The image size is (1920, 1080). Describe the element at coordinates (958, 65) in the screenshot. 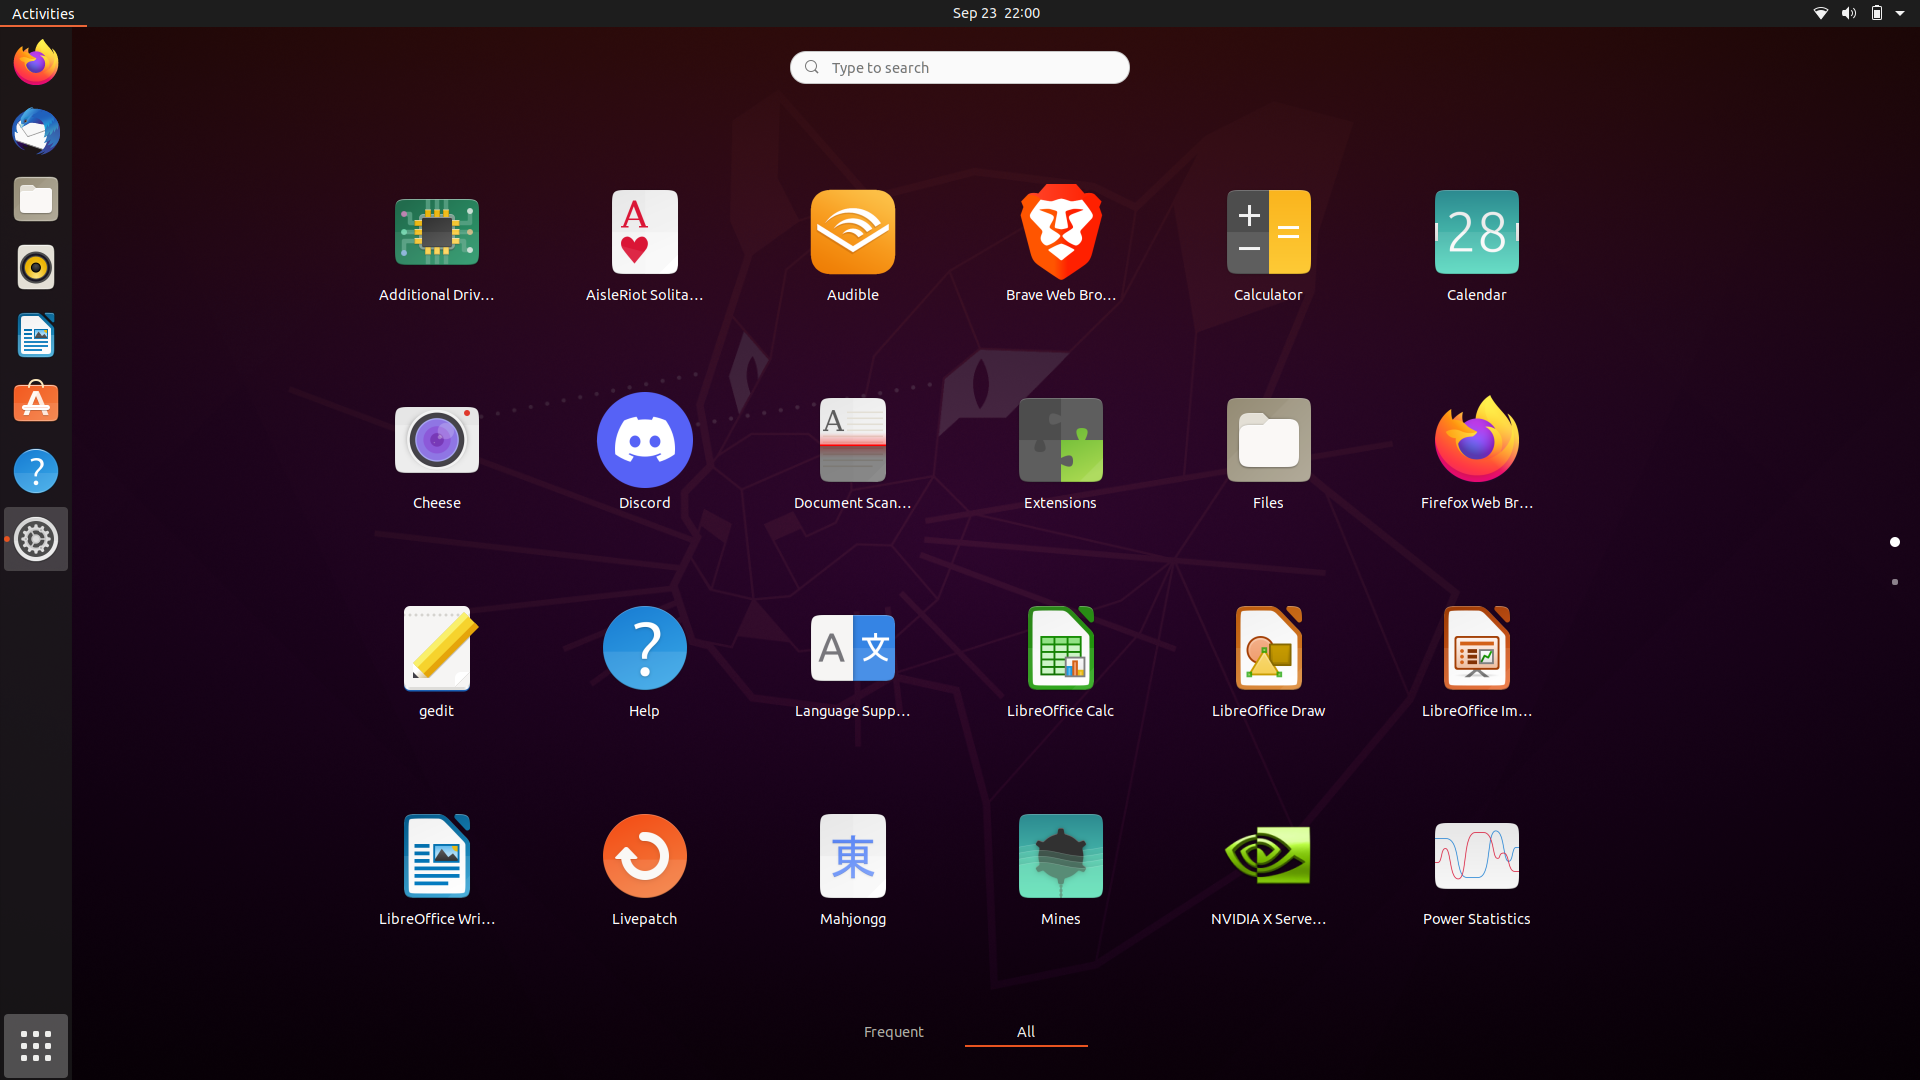

I see `the search application and look for "Editor` at that location.